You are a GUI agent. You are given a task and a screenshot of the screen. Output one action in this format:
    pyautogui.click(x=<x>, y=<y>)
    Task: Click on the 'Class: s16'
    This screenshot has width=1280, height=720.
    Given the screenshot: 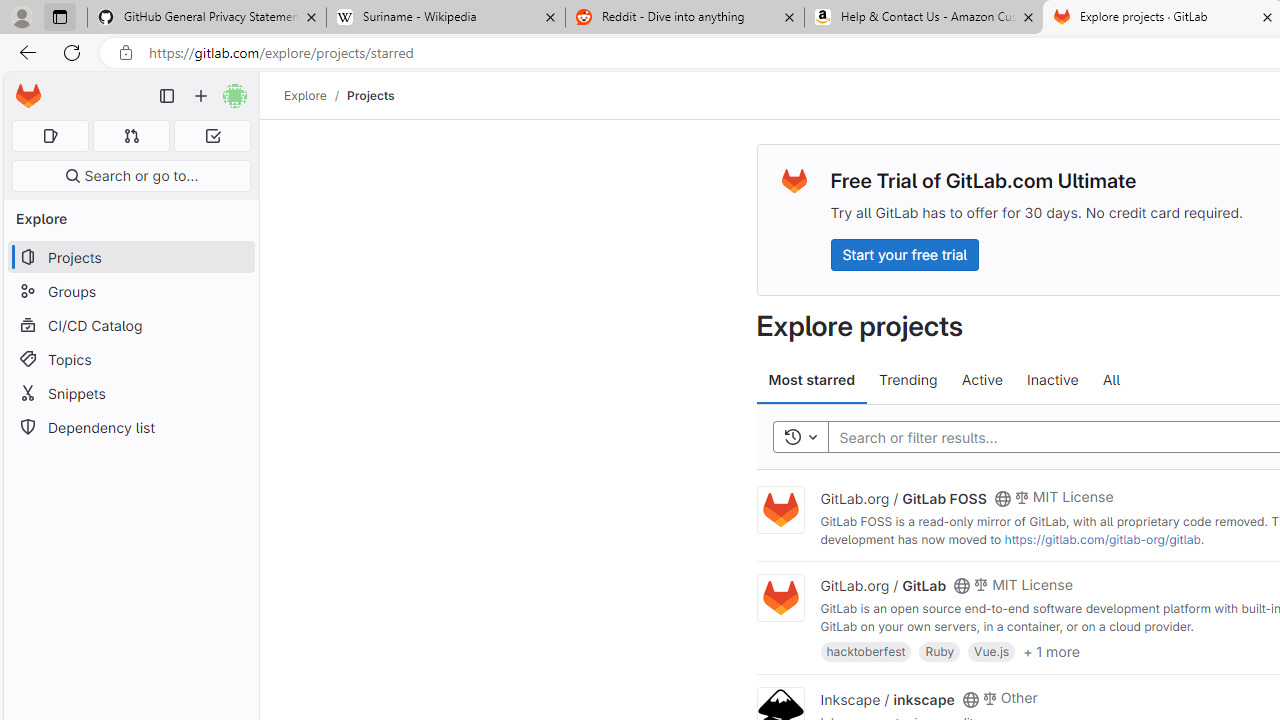 What is the action you would take?
    pyautogui.click(x=970, y=698)
    